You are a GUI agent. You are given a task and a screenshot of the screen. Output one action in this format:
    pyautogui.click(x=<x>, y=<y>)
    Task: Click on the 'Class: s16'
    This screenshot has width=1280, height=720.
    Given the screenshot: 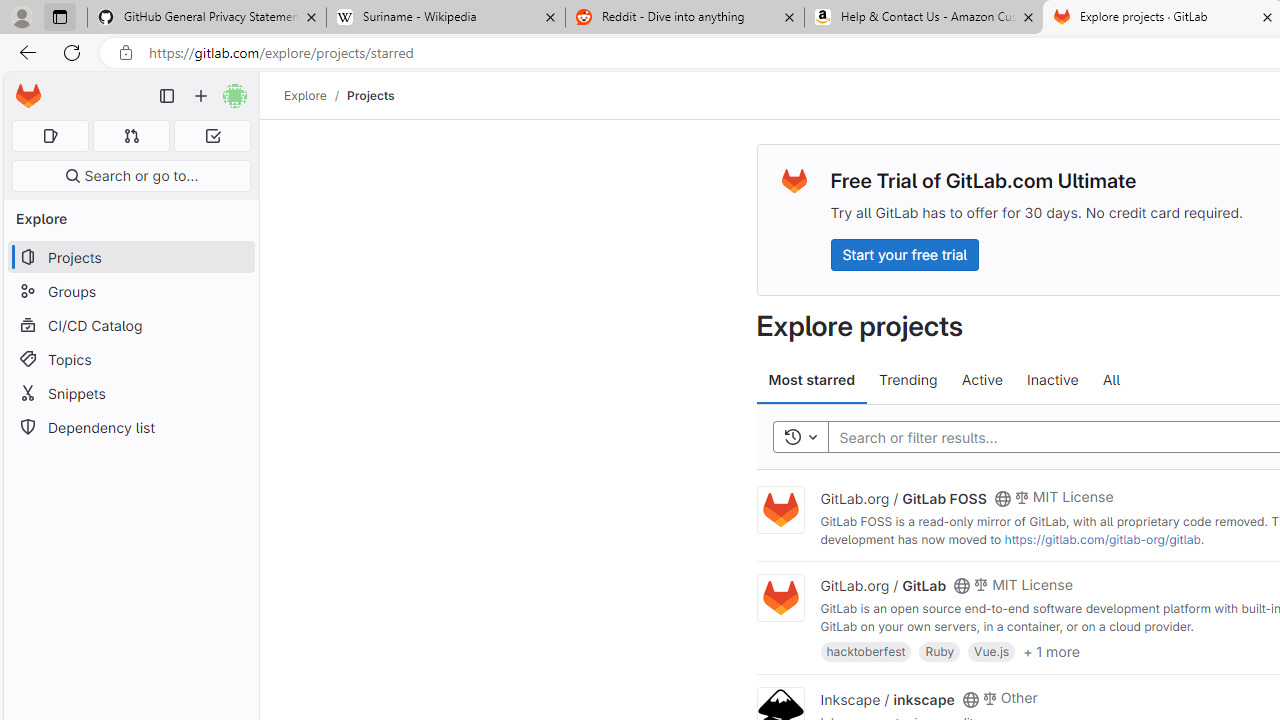 What is the action you would take?
    pyautogui.click(x=970, y=698)
    